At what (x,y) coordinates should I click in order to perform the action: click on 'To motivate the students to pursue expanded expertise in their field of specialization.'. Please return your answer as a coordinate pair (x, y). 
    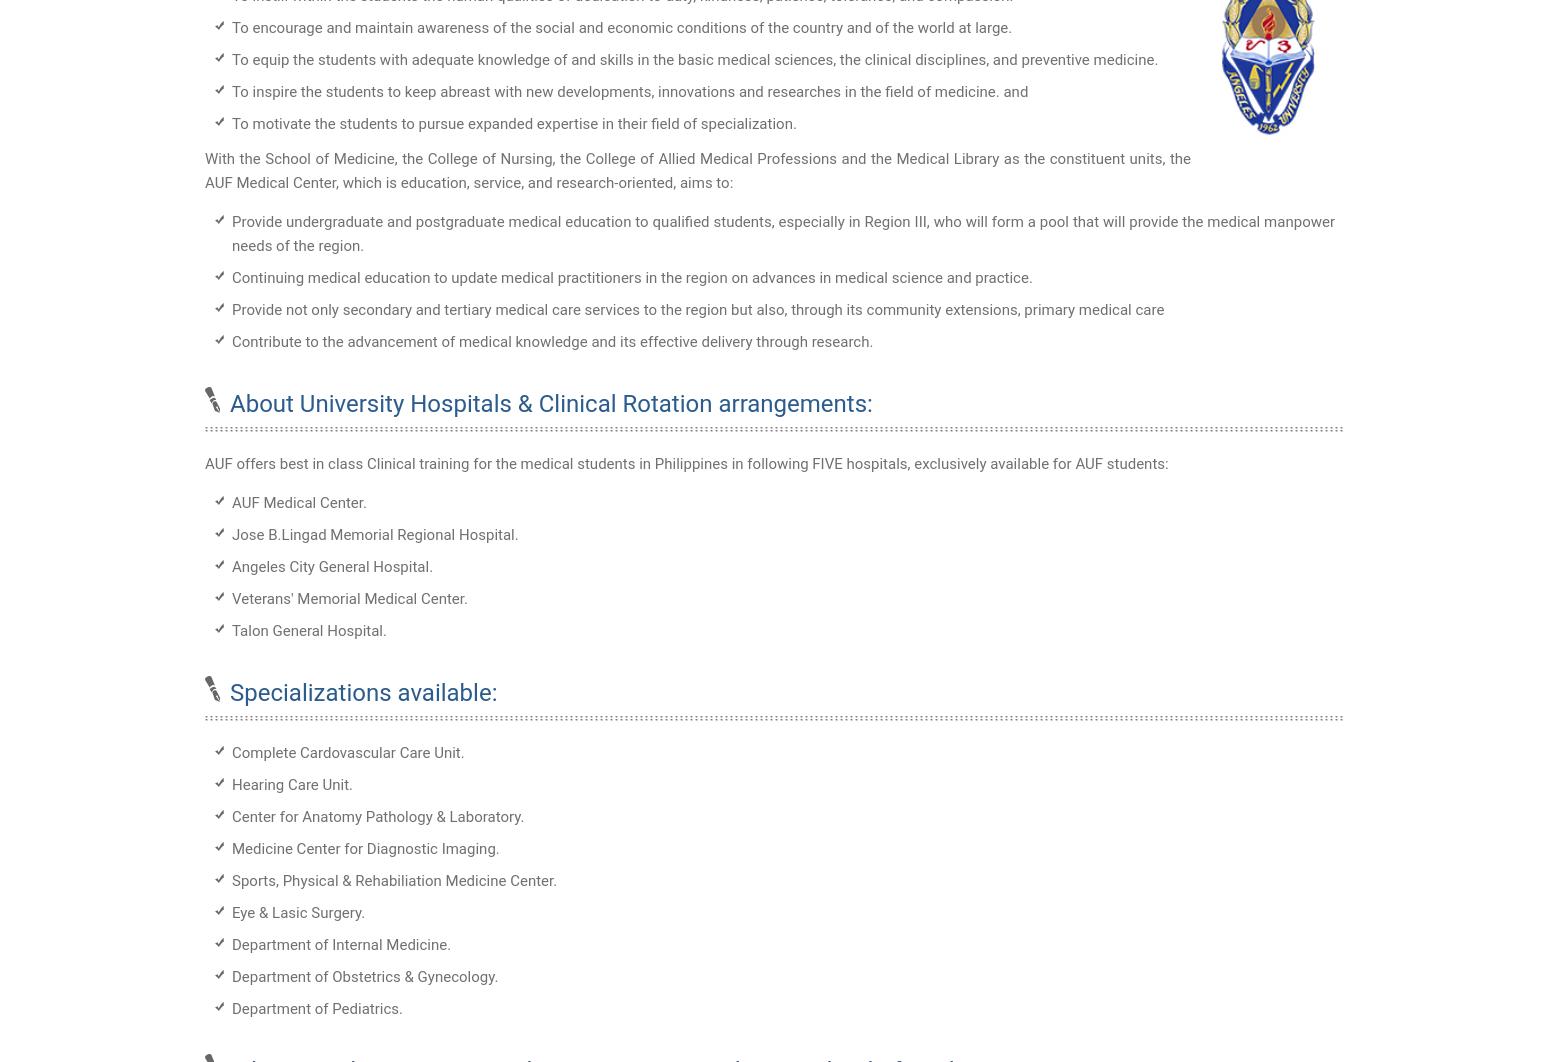
    Looking at the image, I should click on (231, 122).